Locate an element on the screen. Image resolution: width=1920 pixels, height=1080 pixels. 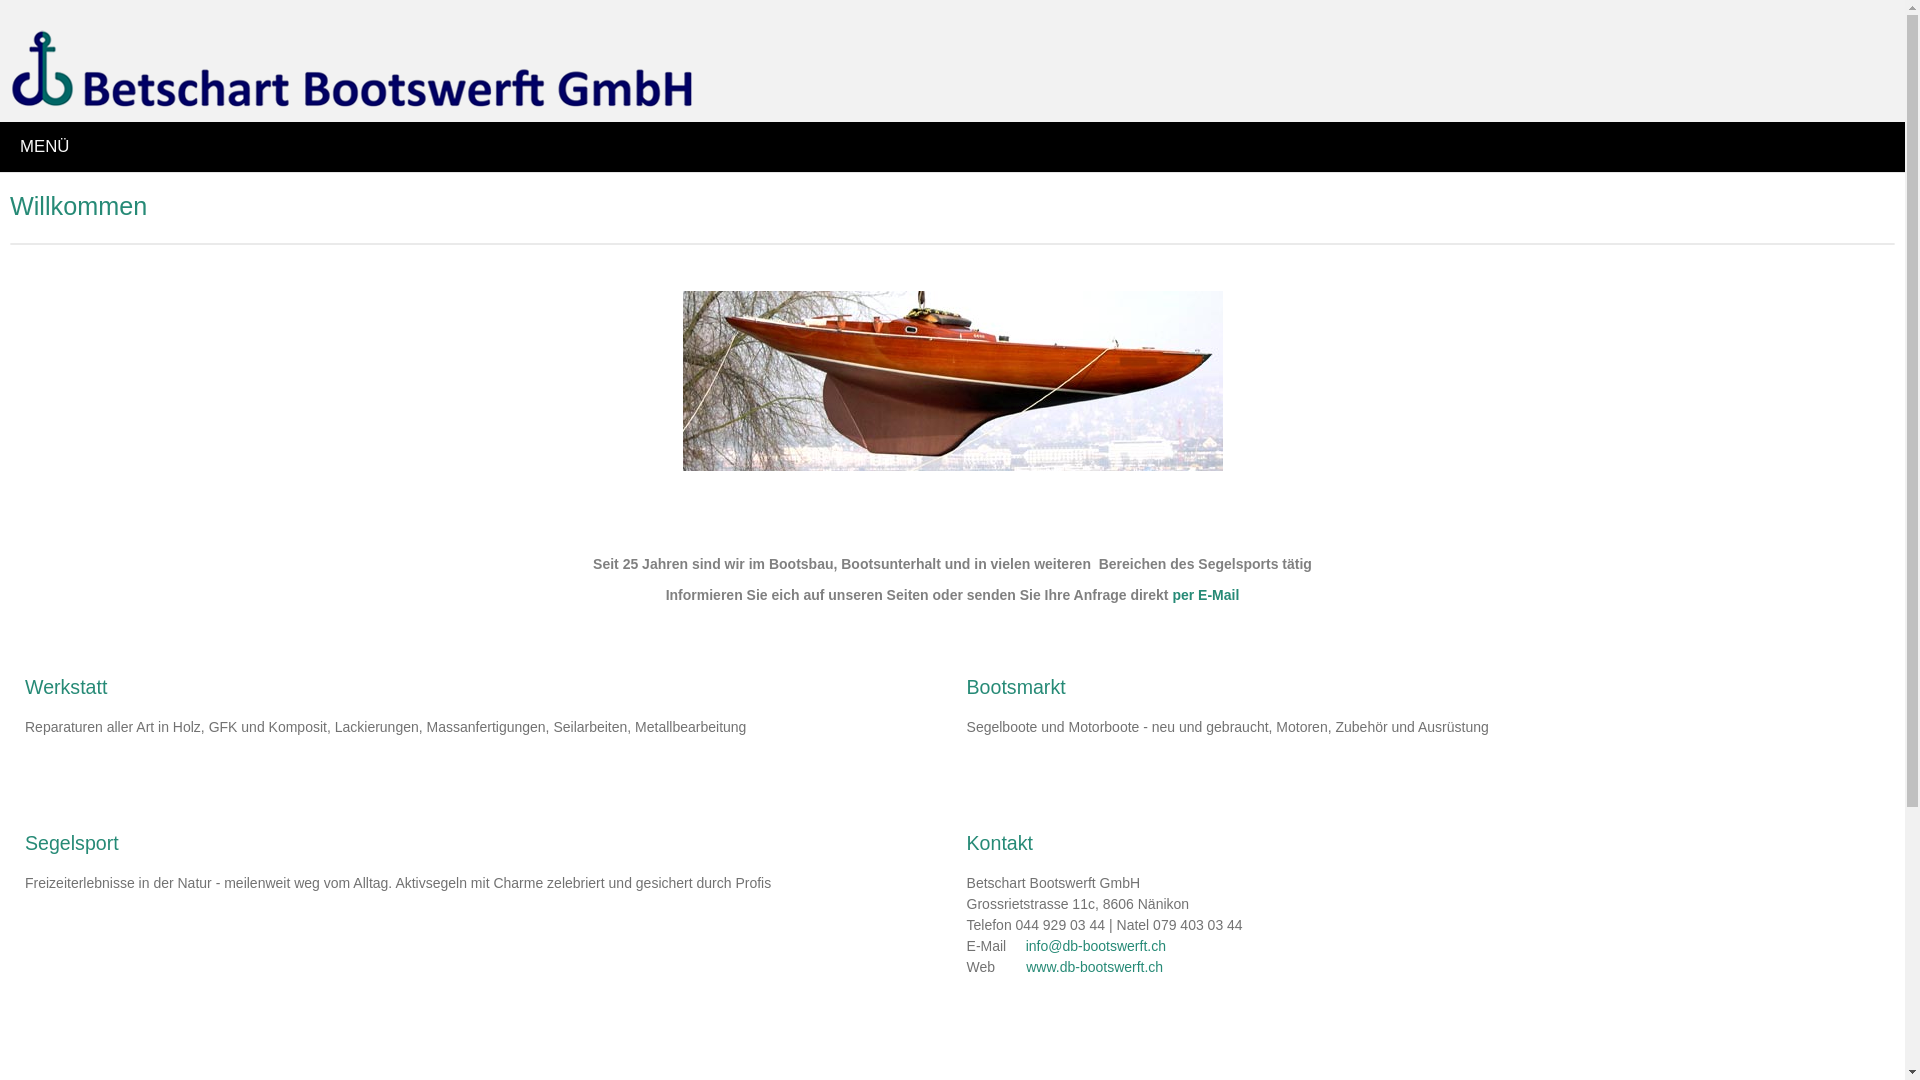
'Bootsmarkt' is located at coordinates (1016, 685).